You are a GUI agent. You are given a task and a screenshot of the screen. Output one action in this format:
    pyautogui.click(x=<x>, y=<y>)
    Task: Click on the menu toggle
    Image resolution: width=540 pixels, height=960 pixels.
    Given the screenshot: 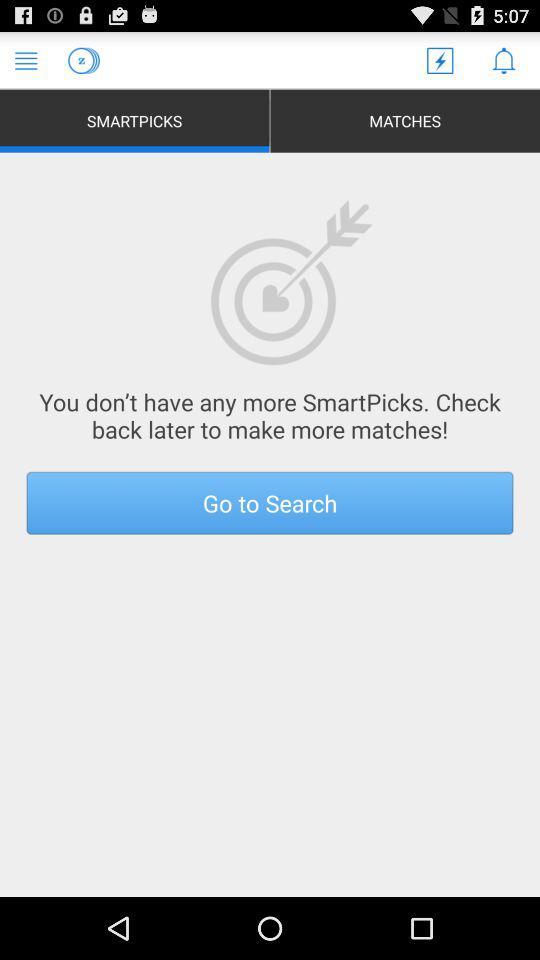 What is the action you would take?
    pyautogui.click(x=25, y=59)
    